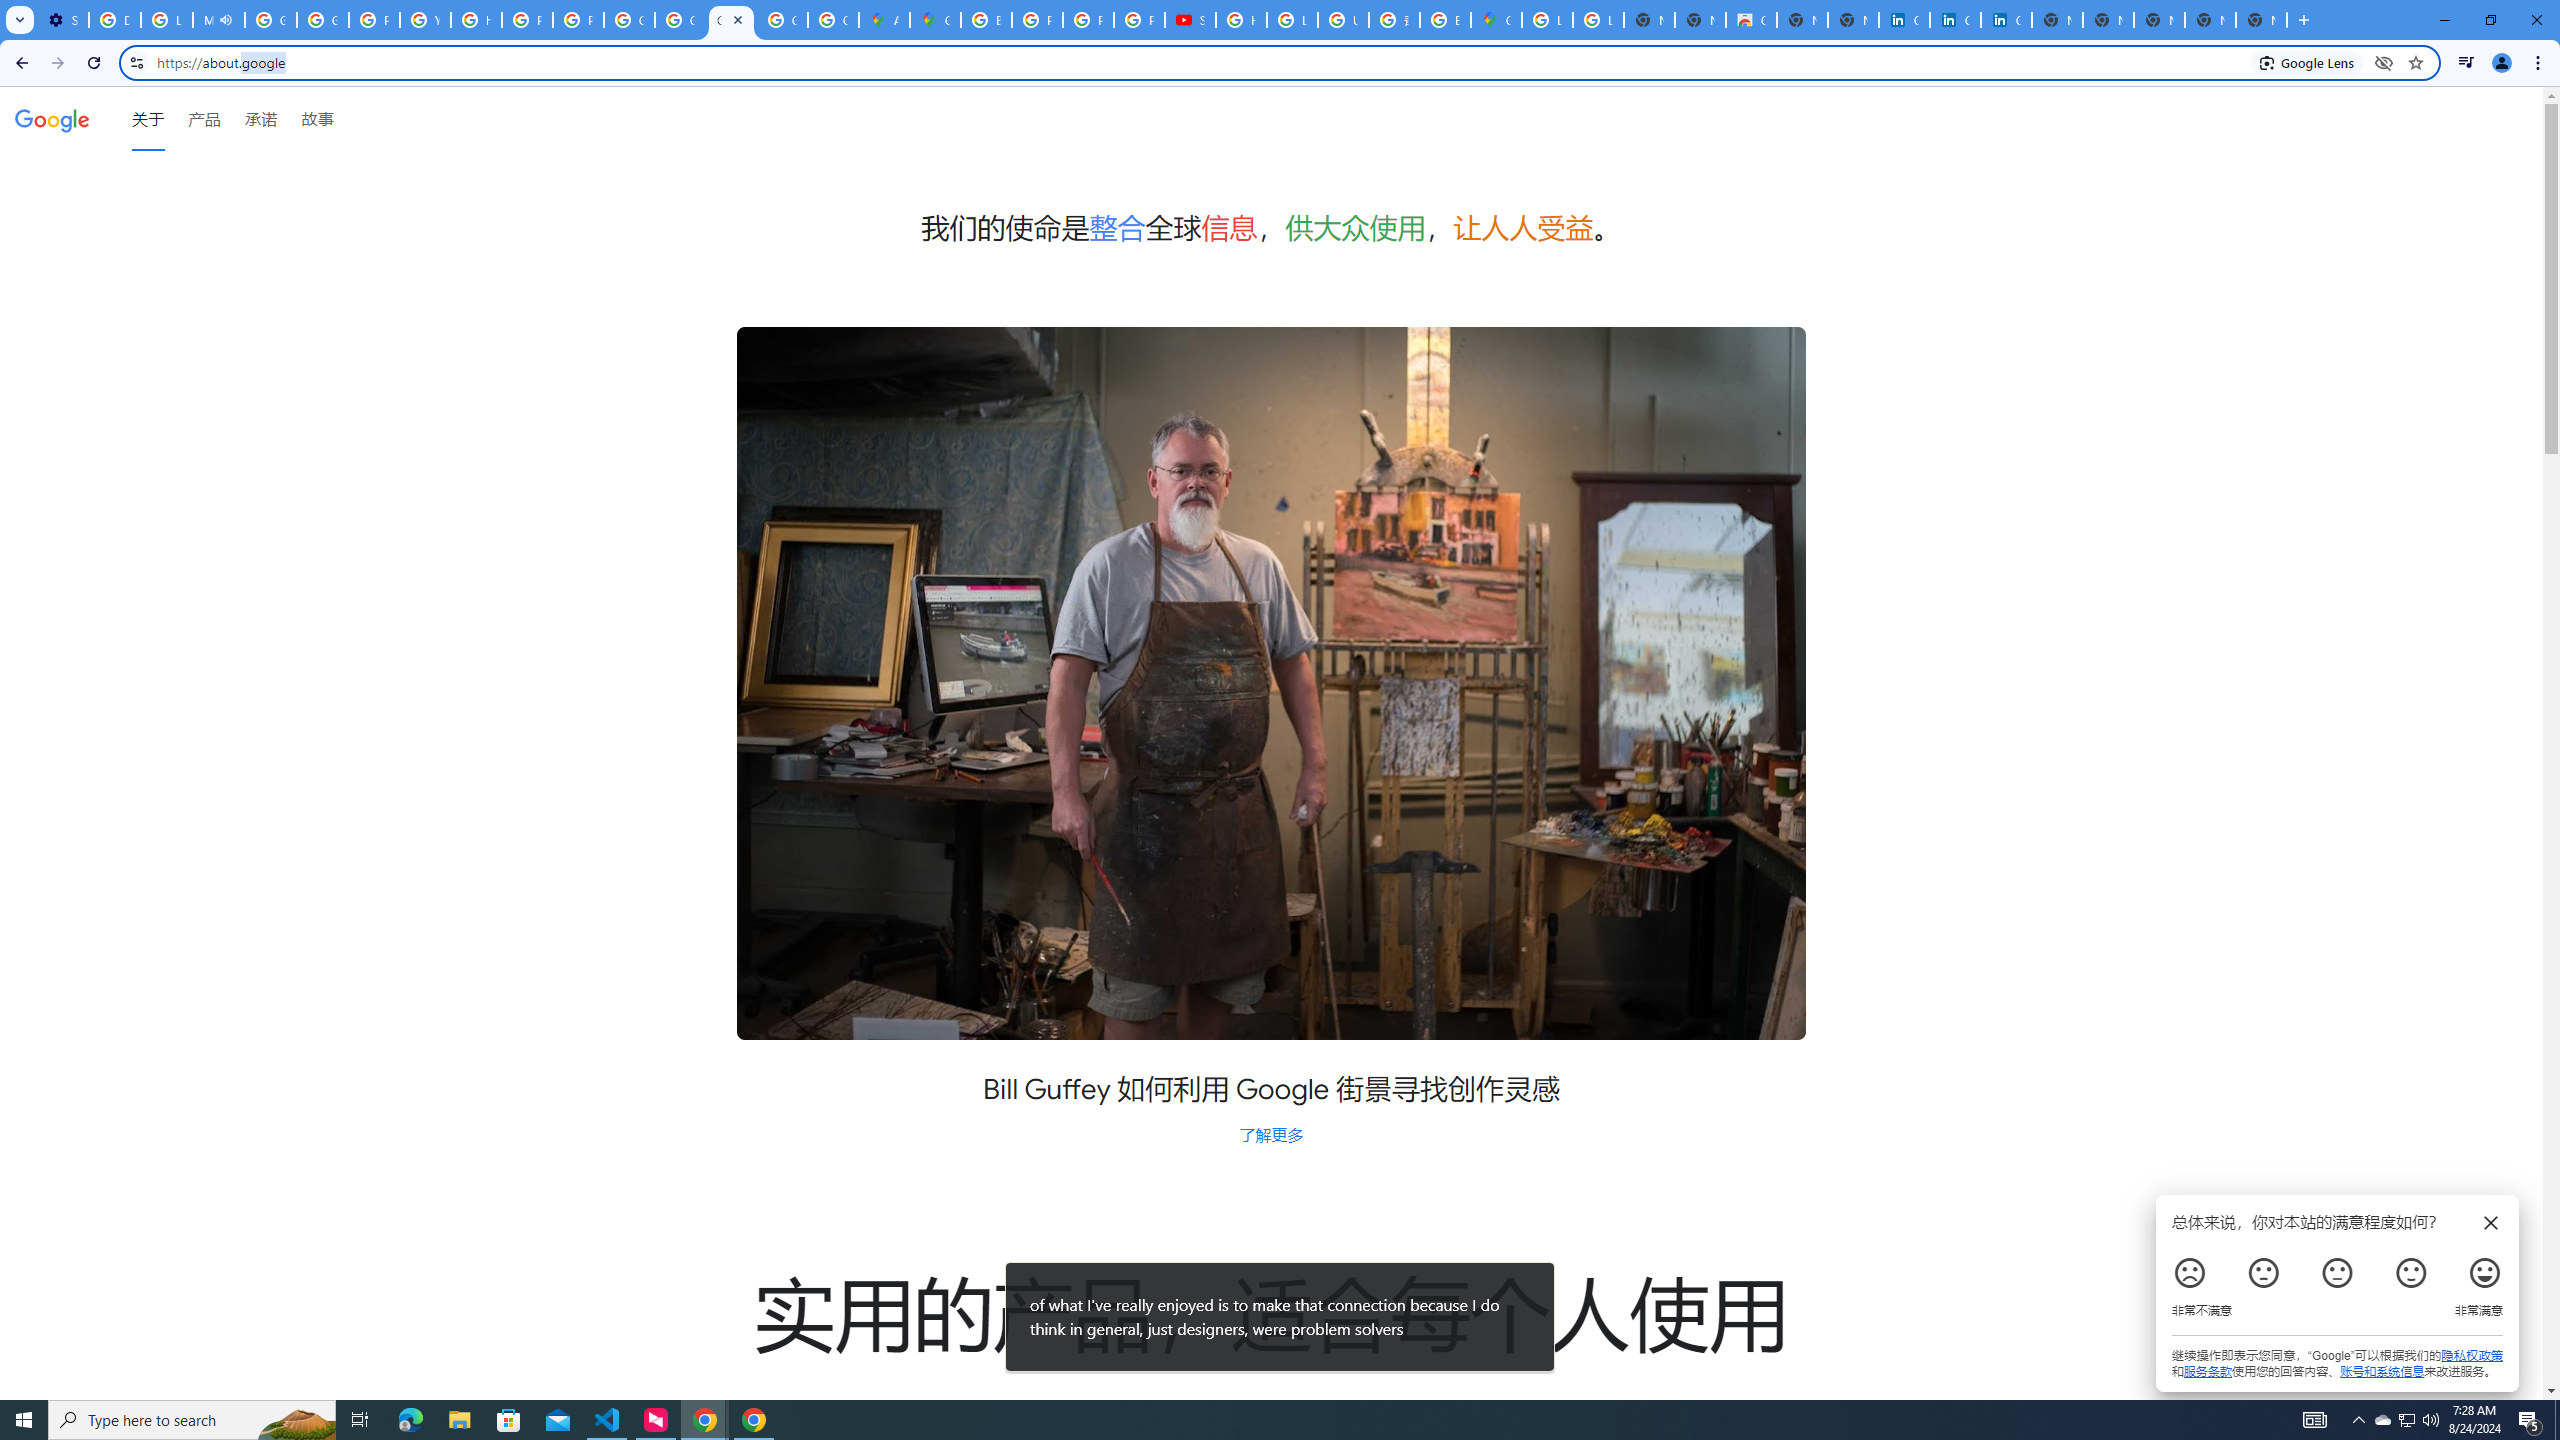 The image size is (2560, 1440). I want to click on 'Privacy Help Center - Policies Help', so click(1038, 19).